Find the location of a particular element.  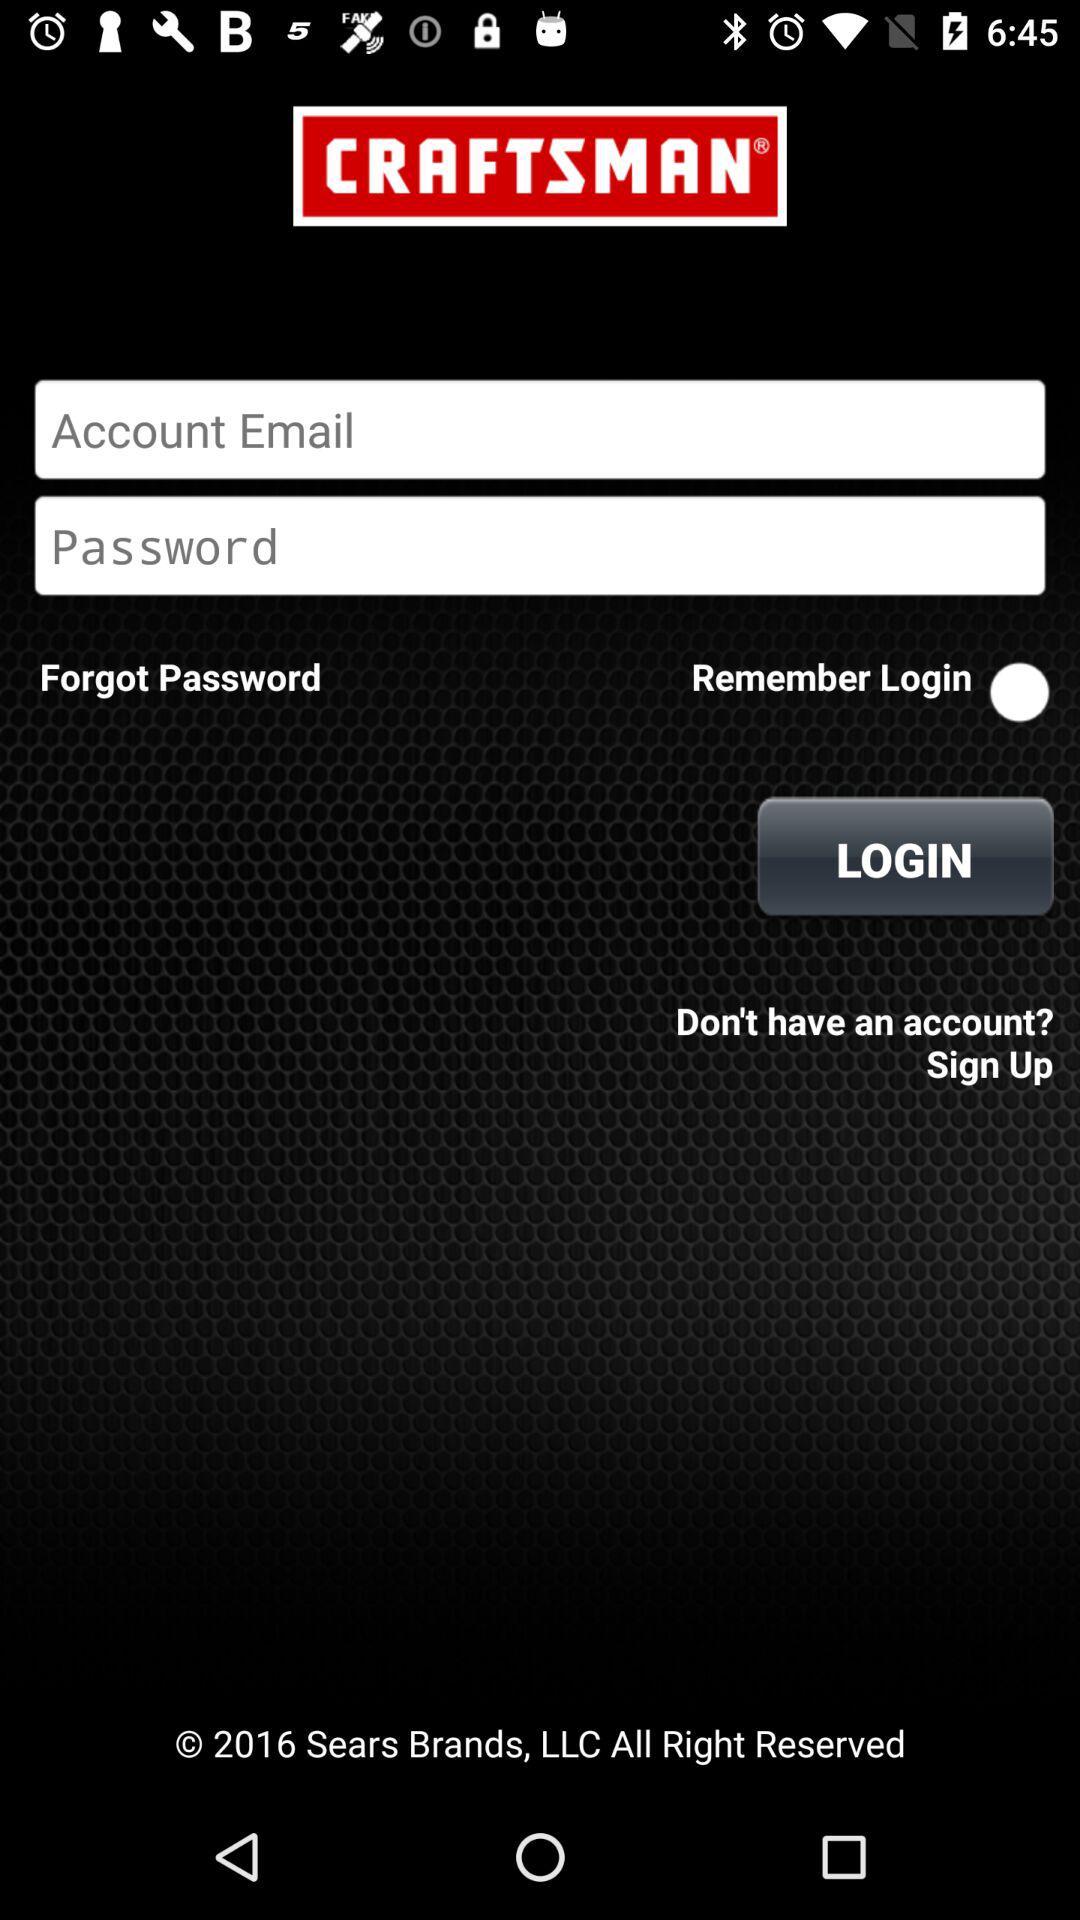

don t have icon is located at coordinates (858, 1028).